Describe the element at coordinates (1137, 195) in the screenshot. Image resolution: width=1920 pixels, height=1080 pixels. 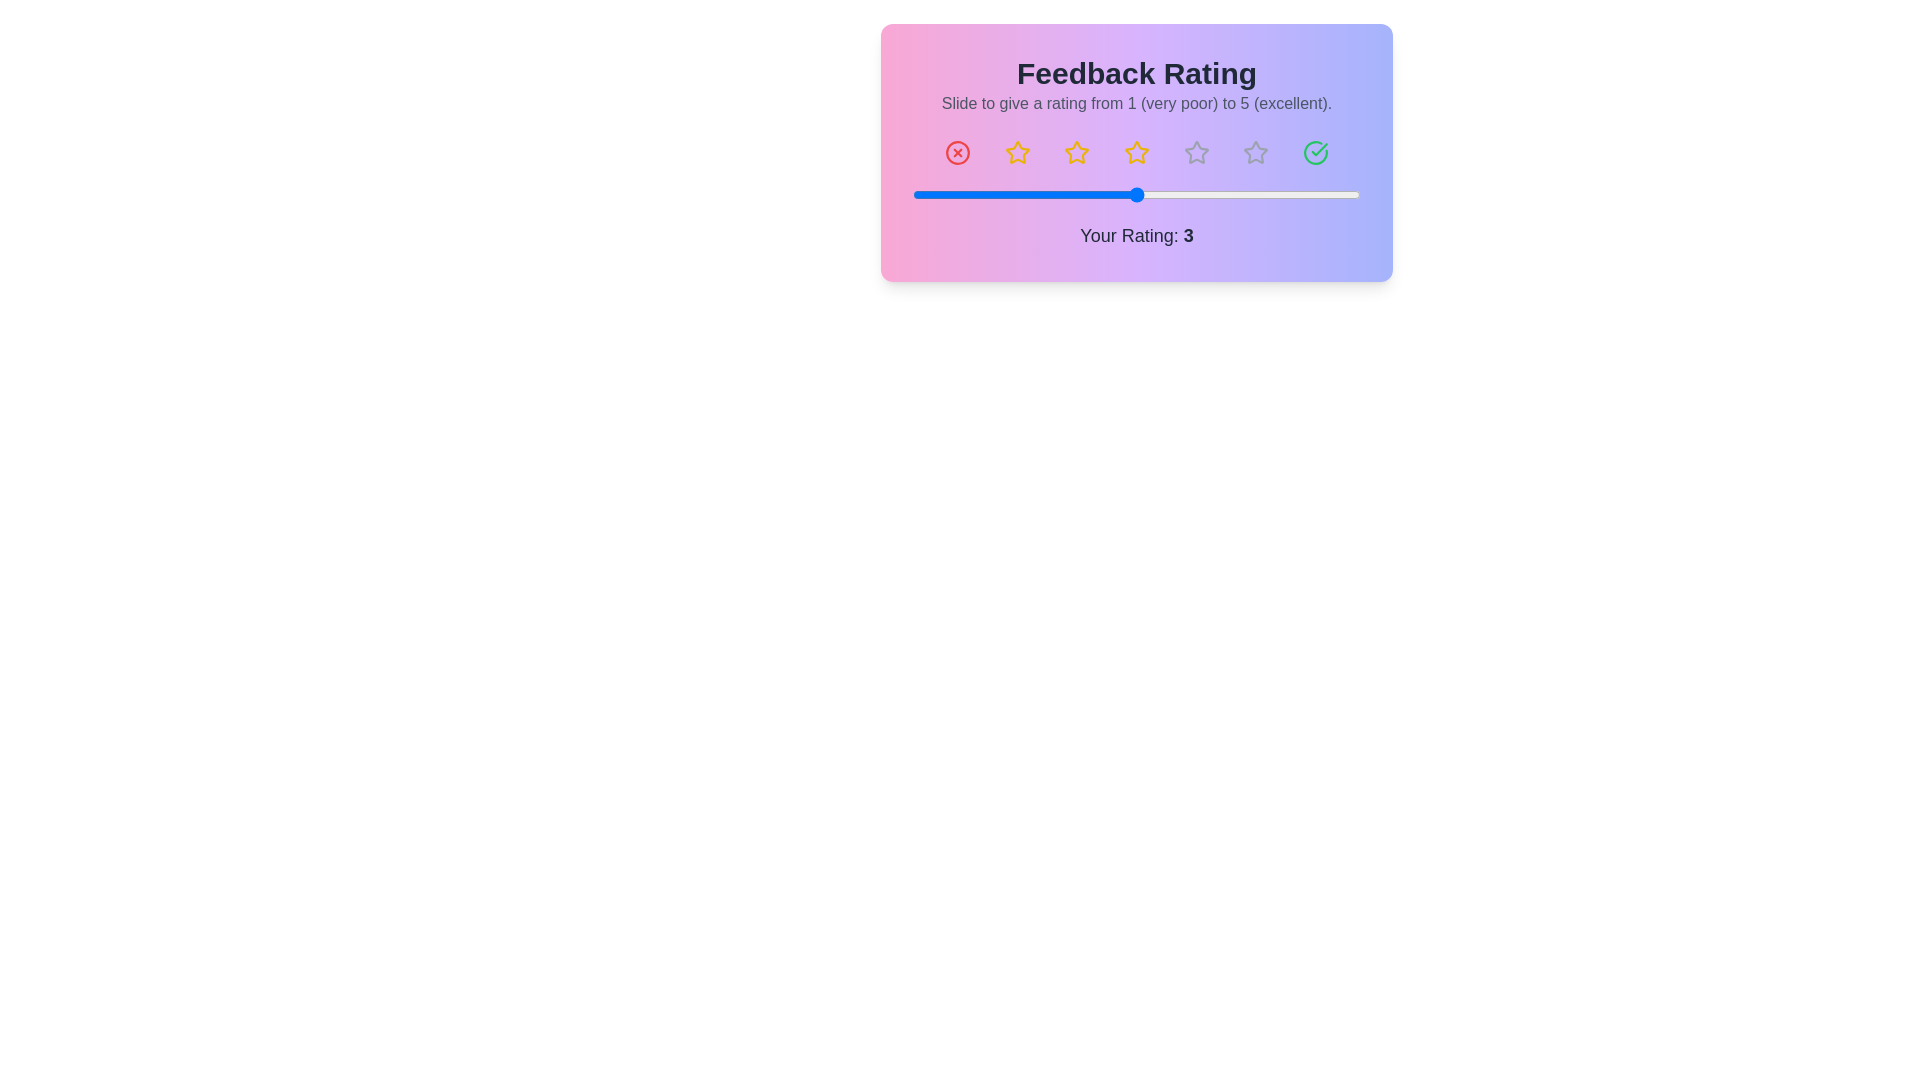
I see `the slider to set the rating to 3 within the range of 1 to 5` at that location.